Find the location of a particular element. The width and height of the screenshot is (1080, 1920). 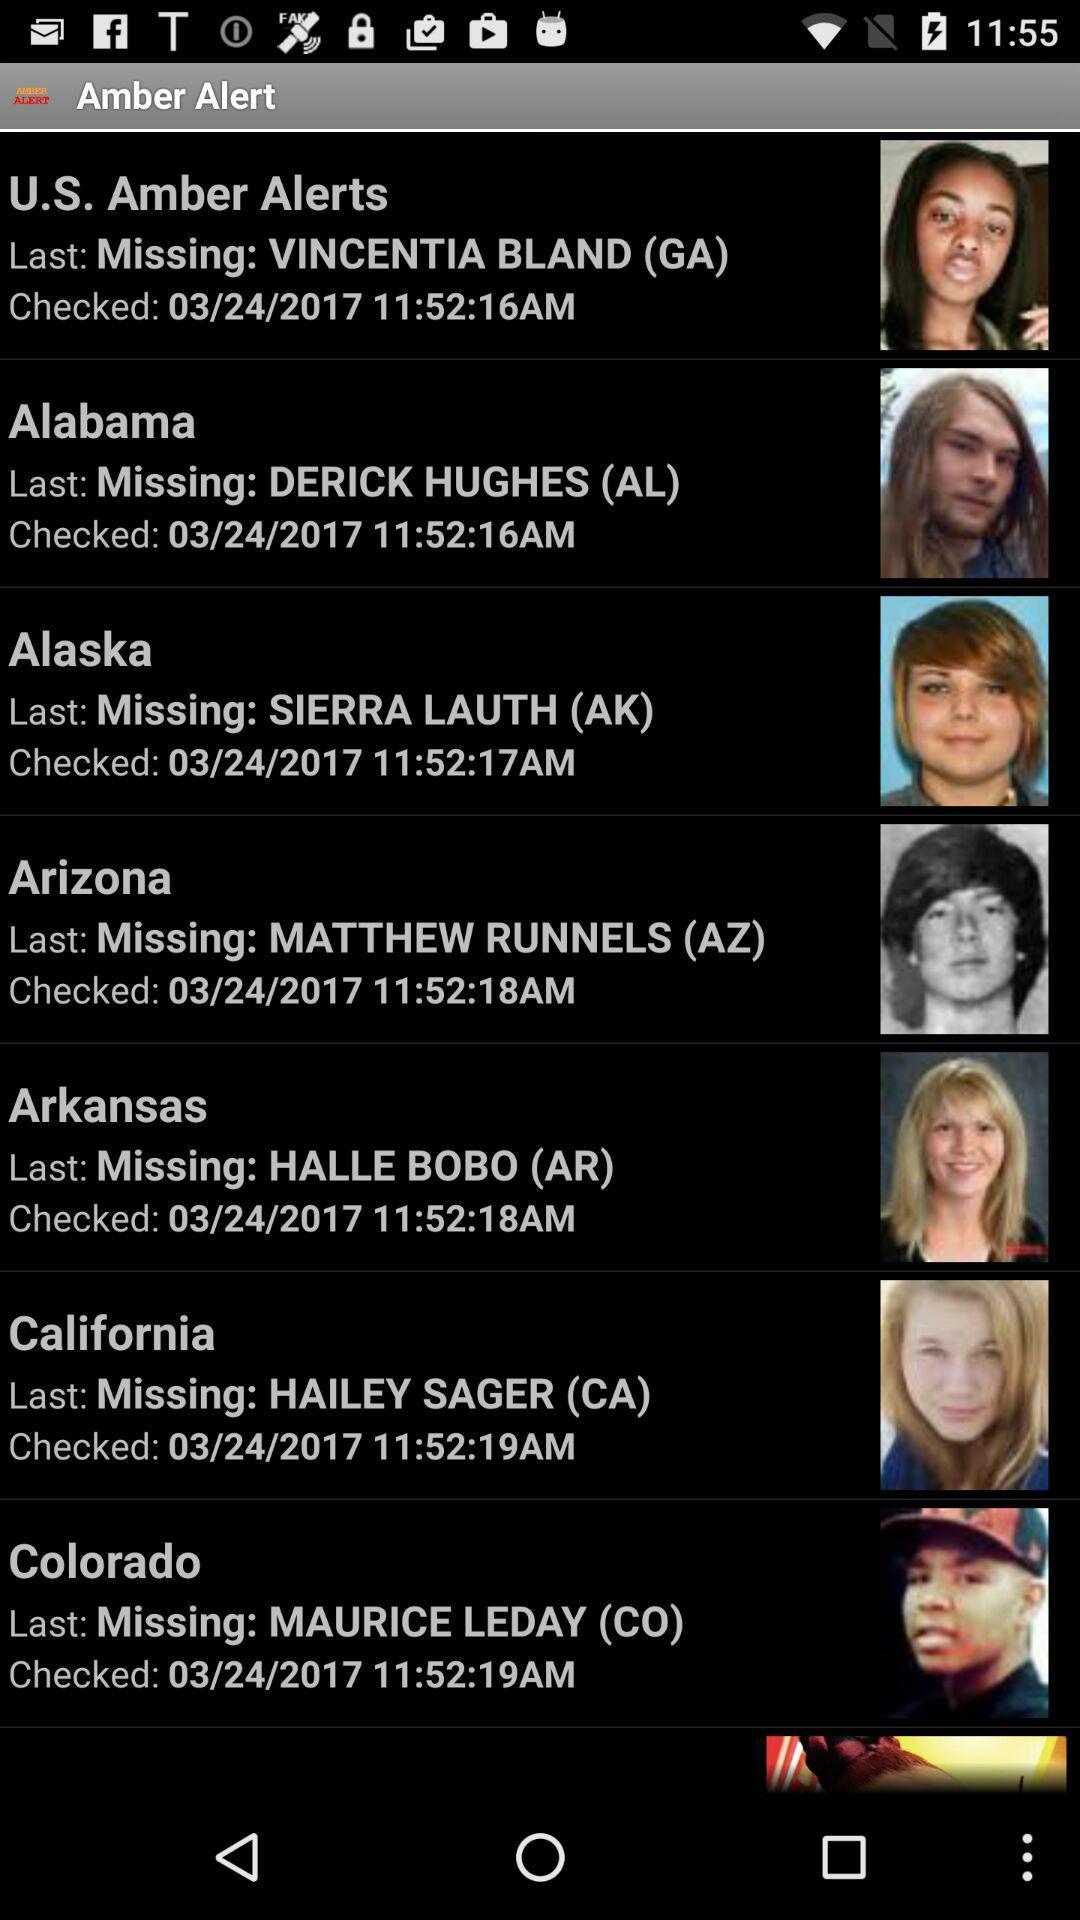

the alabama is located at coordinates (434, 418).